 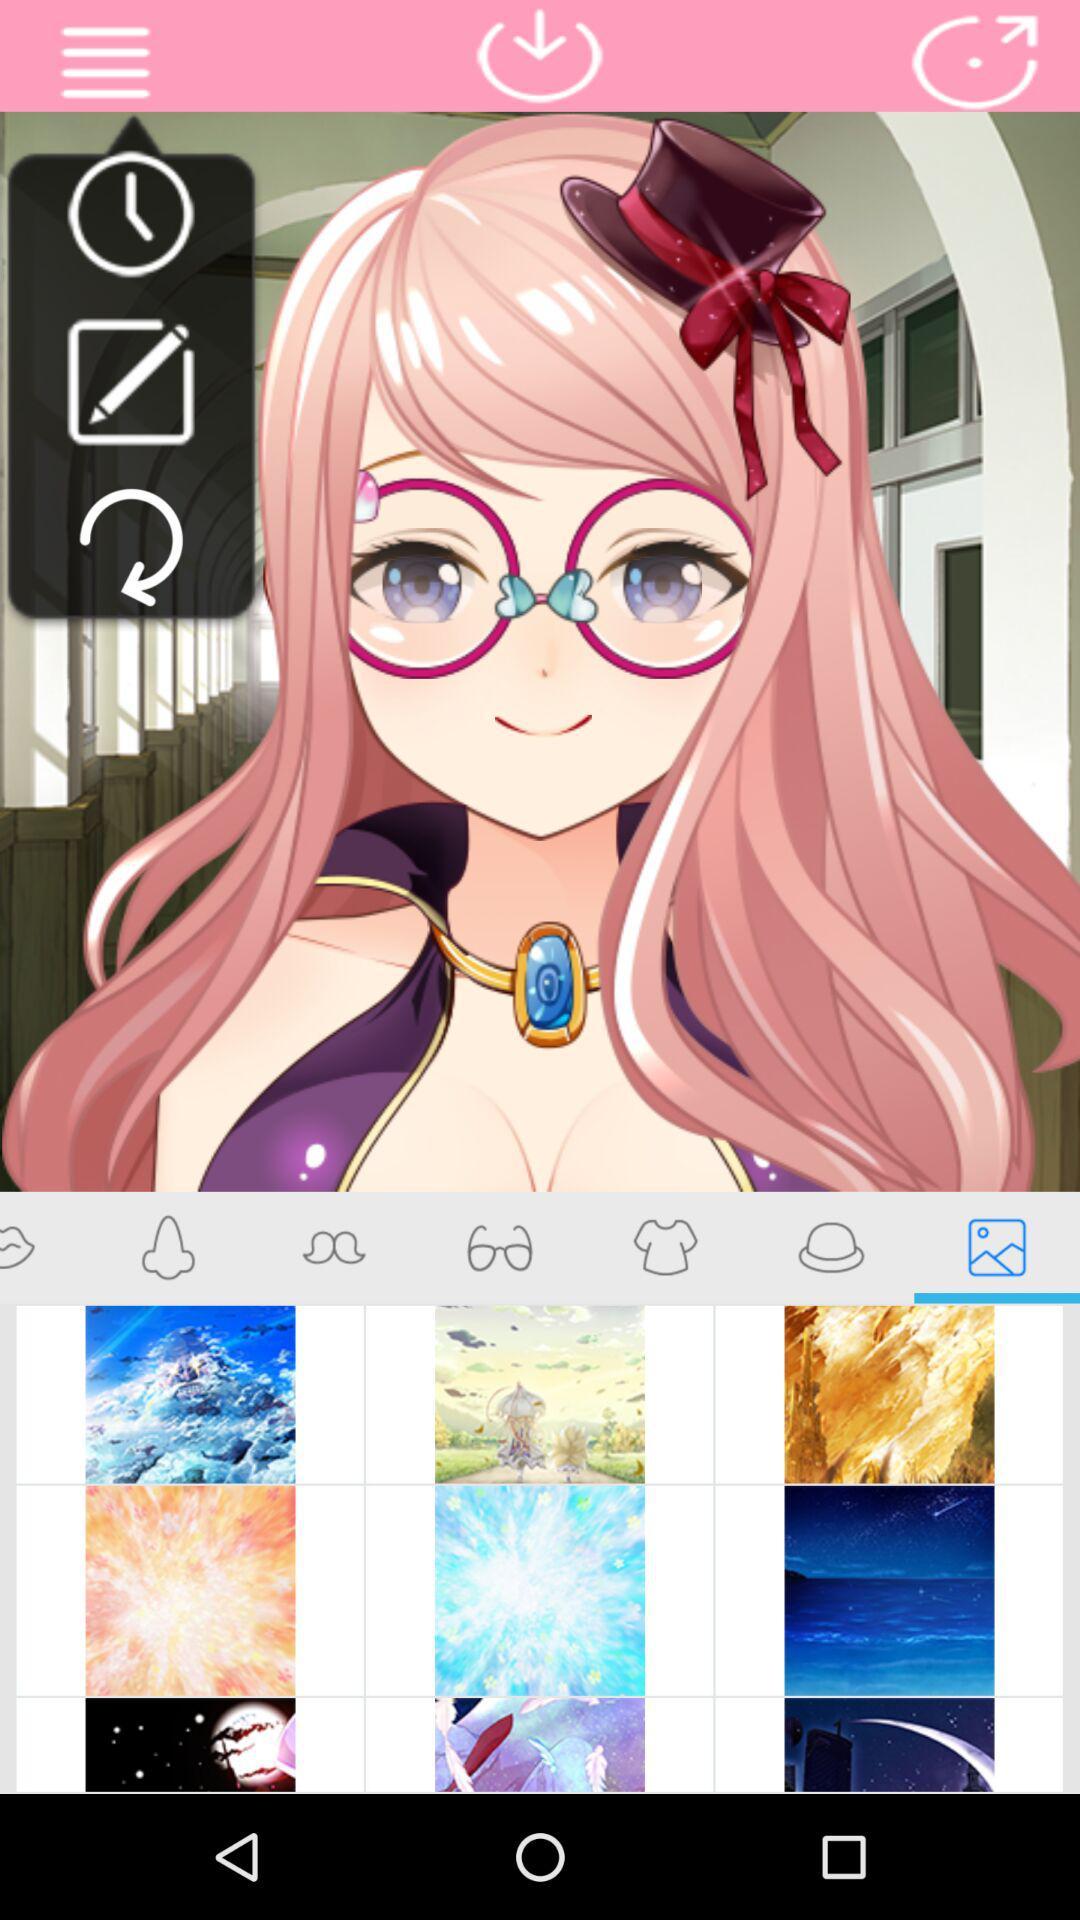 What do you see at coordinates (131, 584) in the screenshot?
I see `the refresh icon` at bounding box center [131, 584].